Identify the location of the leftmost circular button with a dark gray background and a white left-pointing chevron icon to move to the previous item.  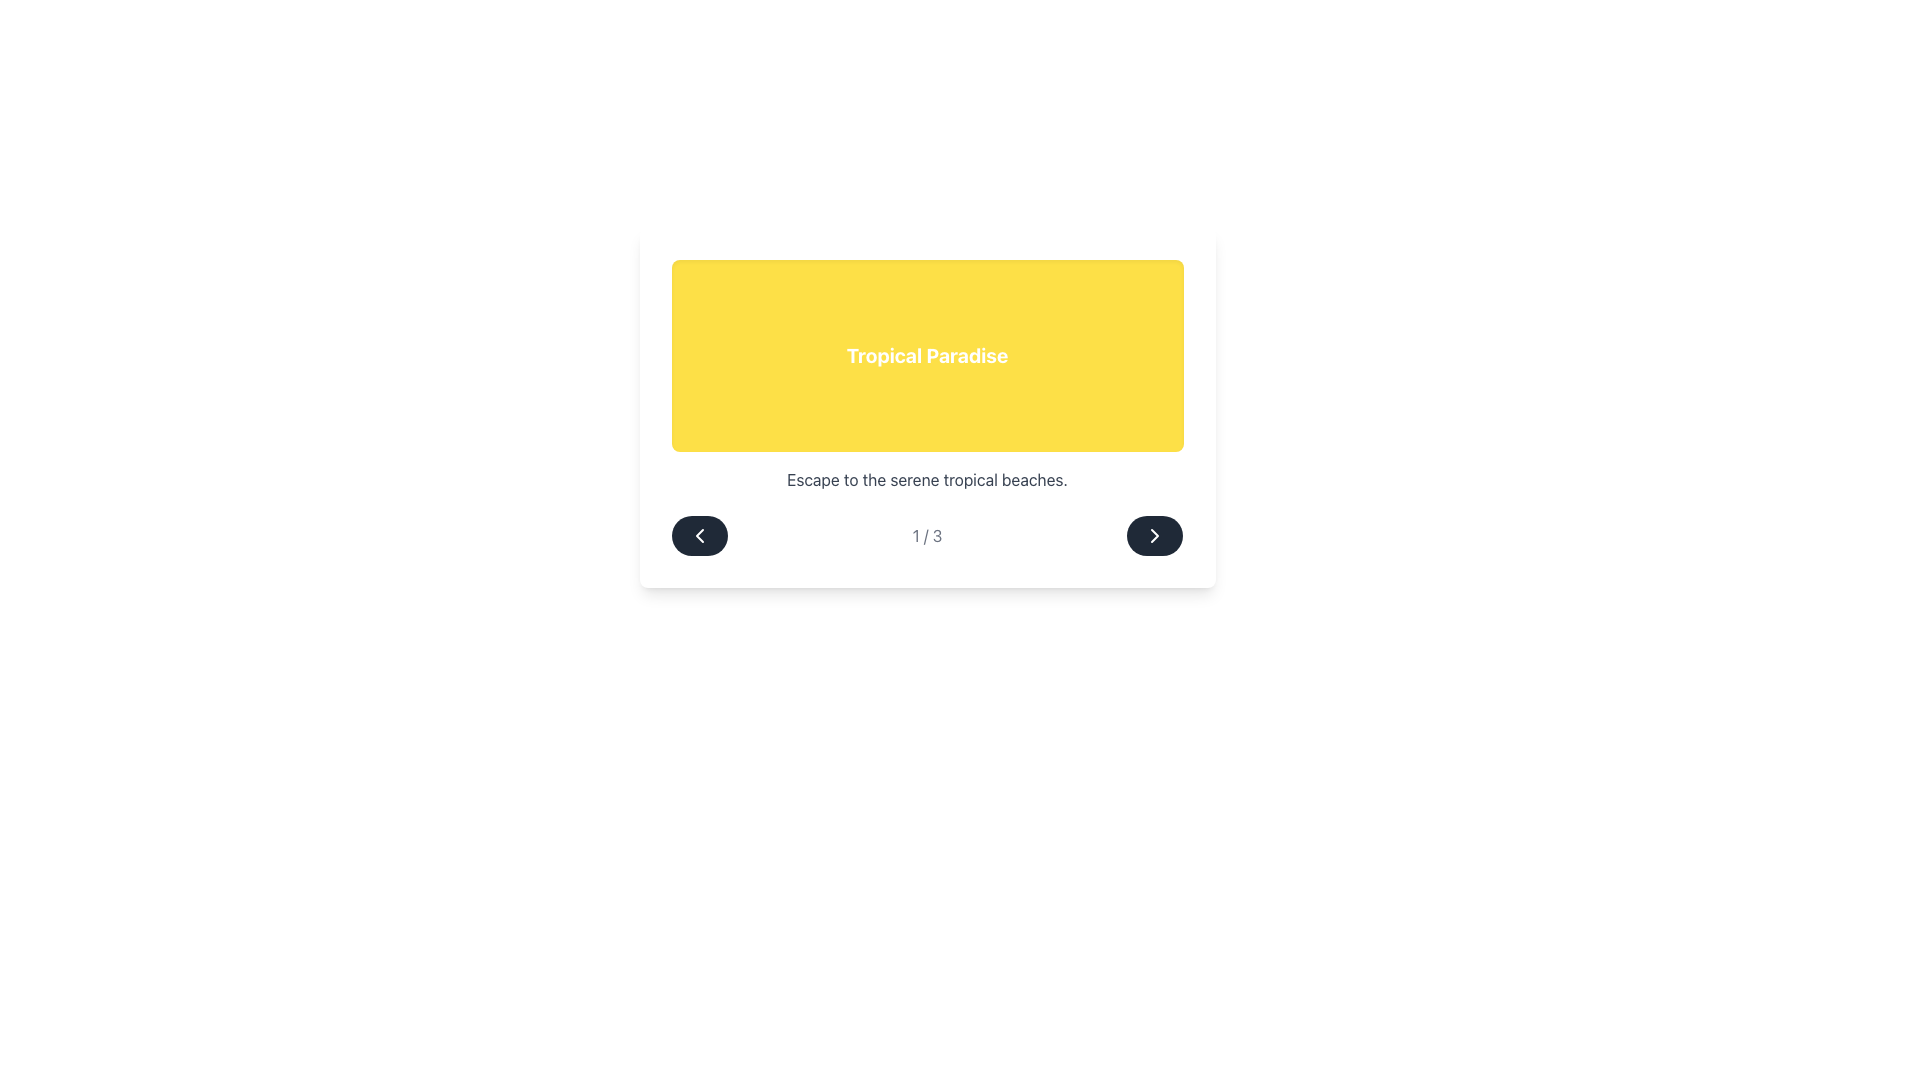
(699, 535).